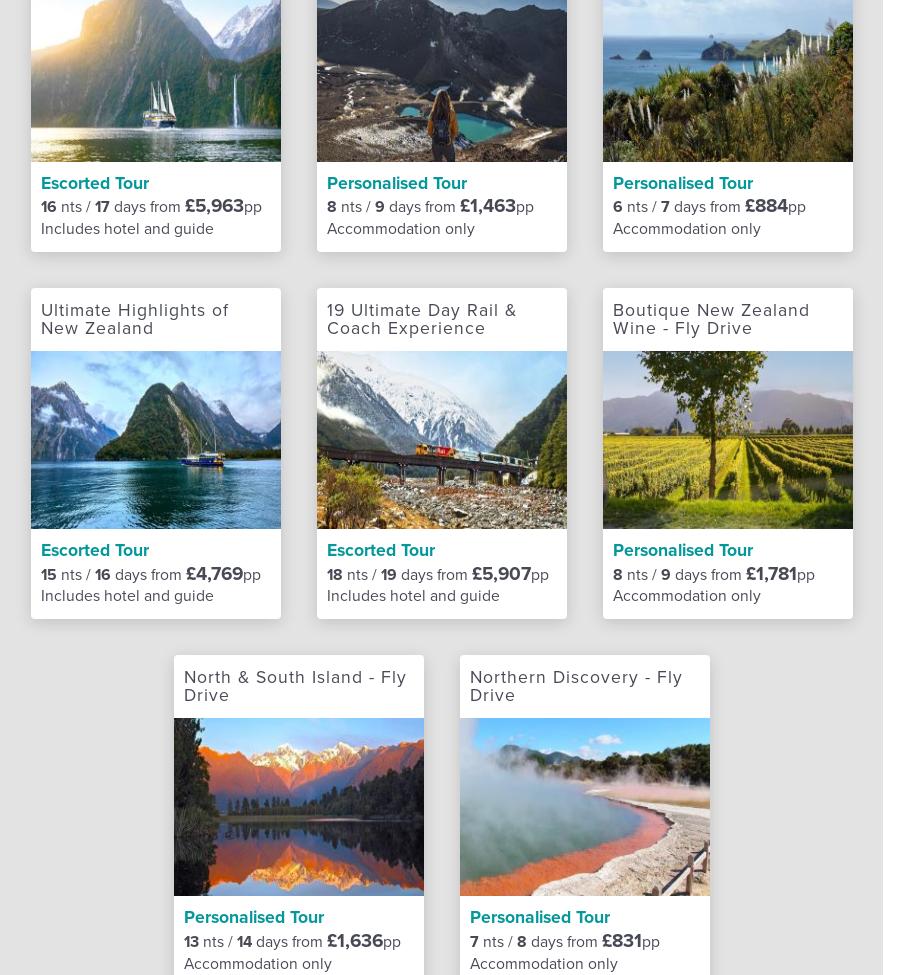  I want to click on 'How we can help your Business', so click(289, 340).